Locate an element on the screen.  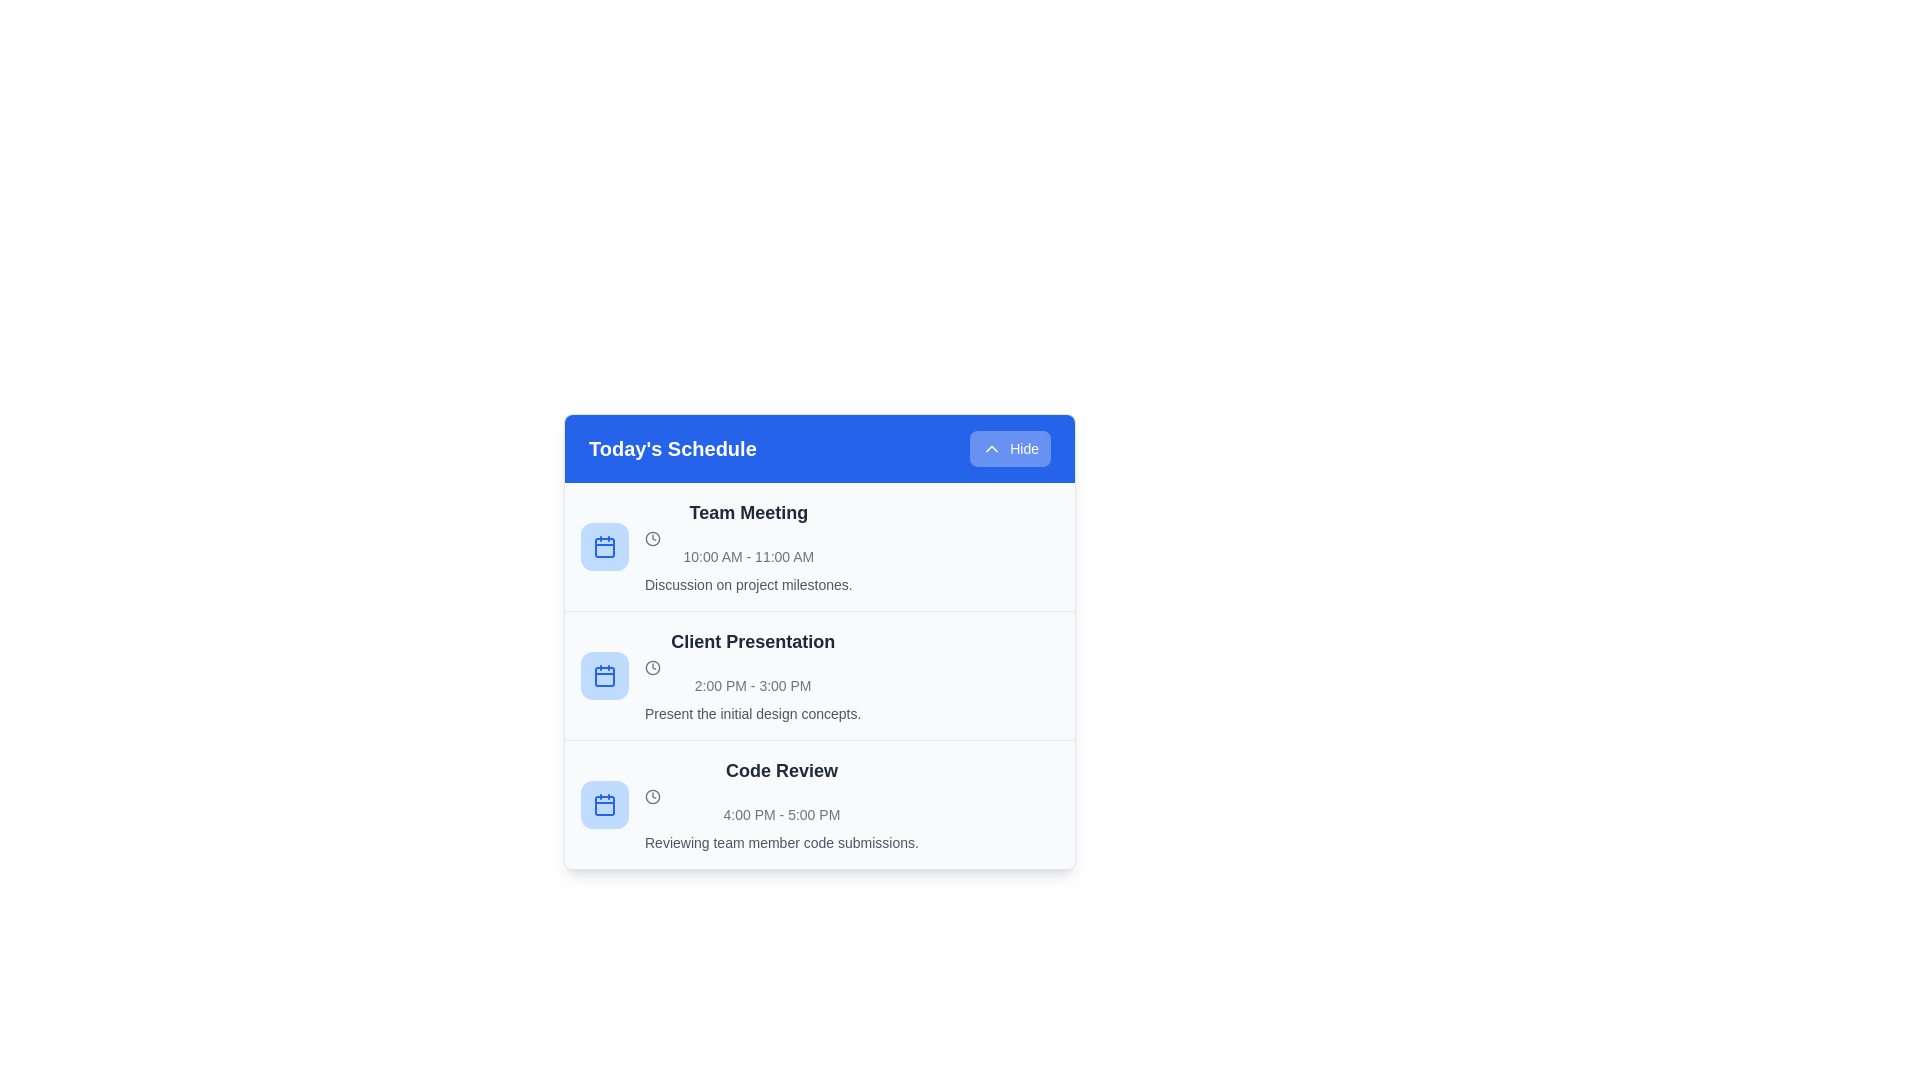
the third list item in the schedule interface, which features a bold title 'Code Review', a time range of '4:00 PM - 5:00 PM', and a description 'Reviewing team member code submissions.' along with a blue circular calendar icon is located at coordinates (820, 804).